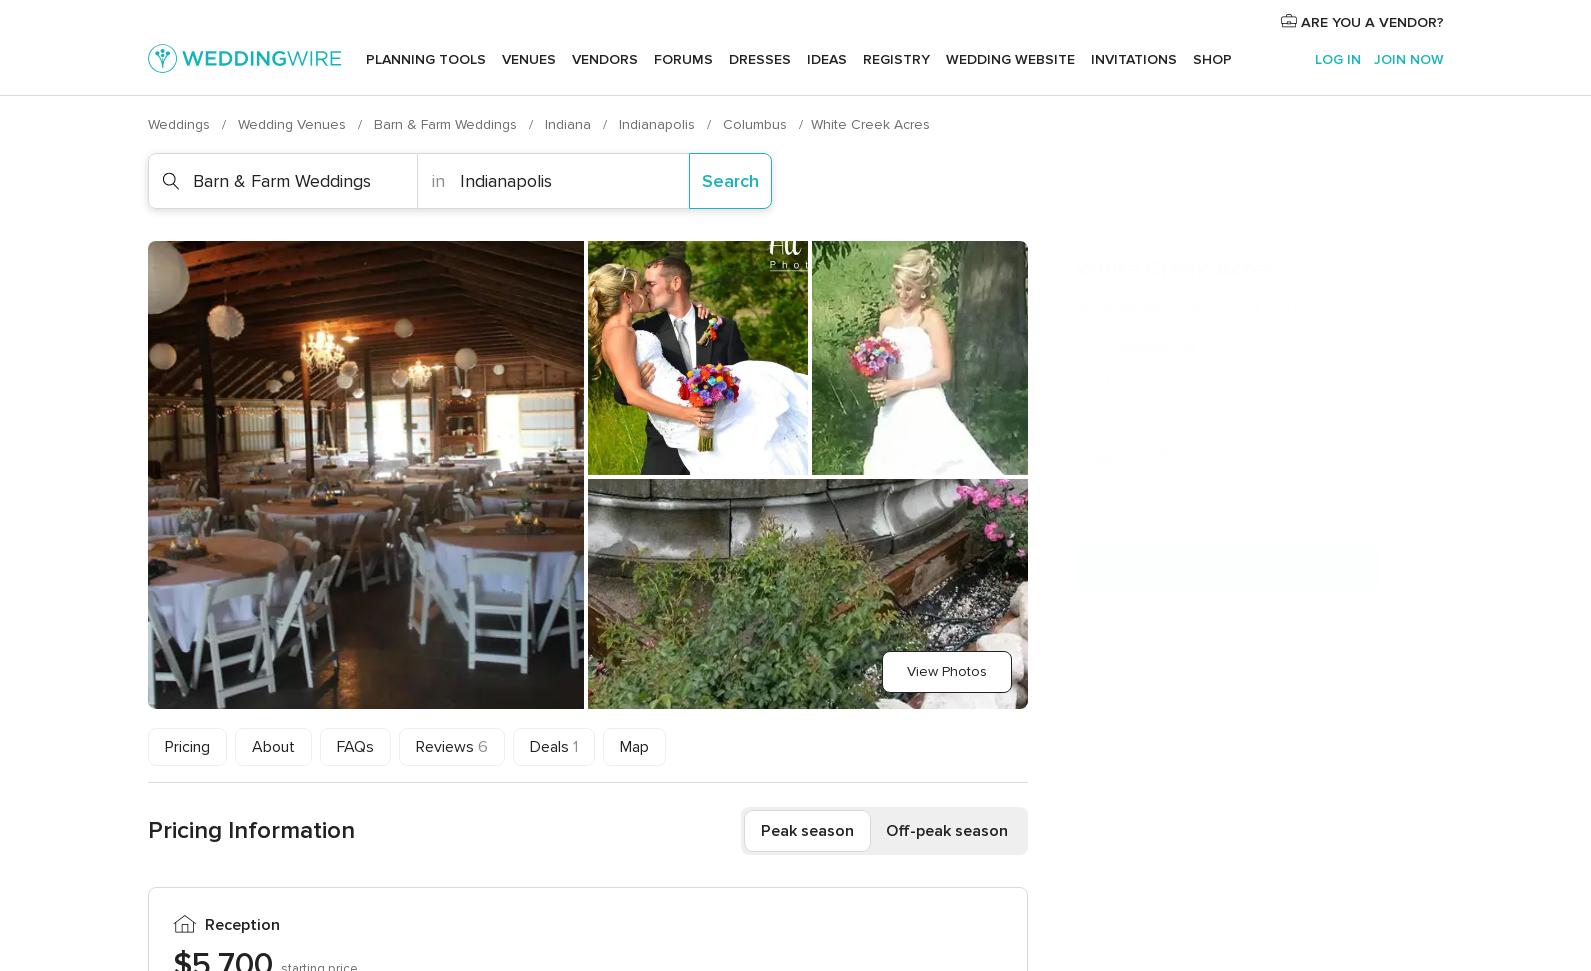 This screenshot has width=1591, height=971. Describe the element at coordinates (570, 58) in the screenshot. I see `'Vendors'` at that location.